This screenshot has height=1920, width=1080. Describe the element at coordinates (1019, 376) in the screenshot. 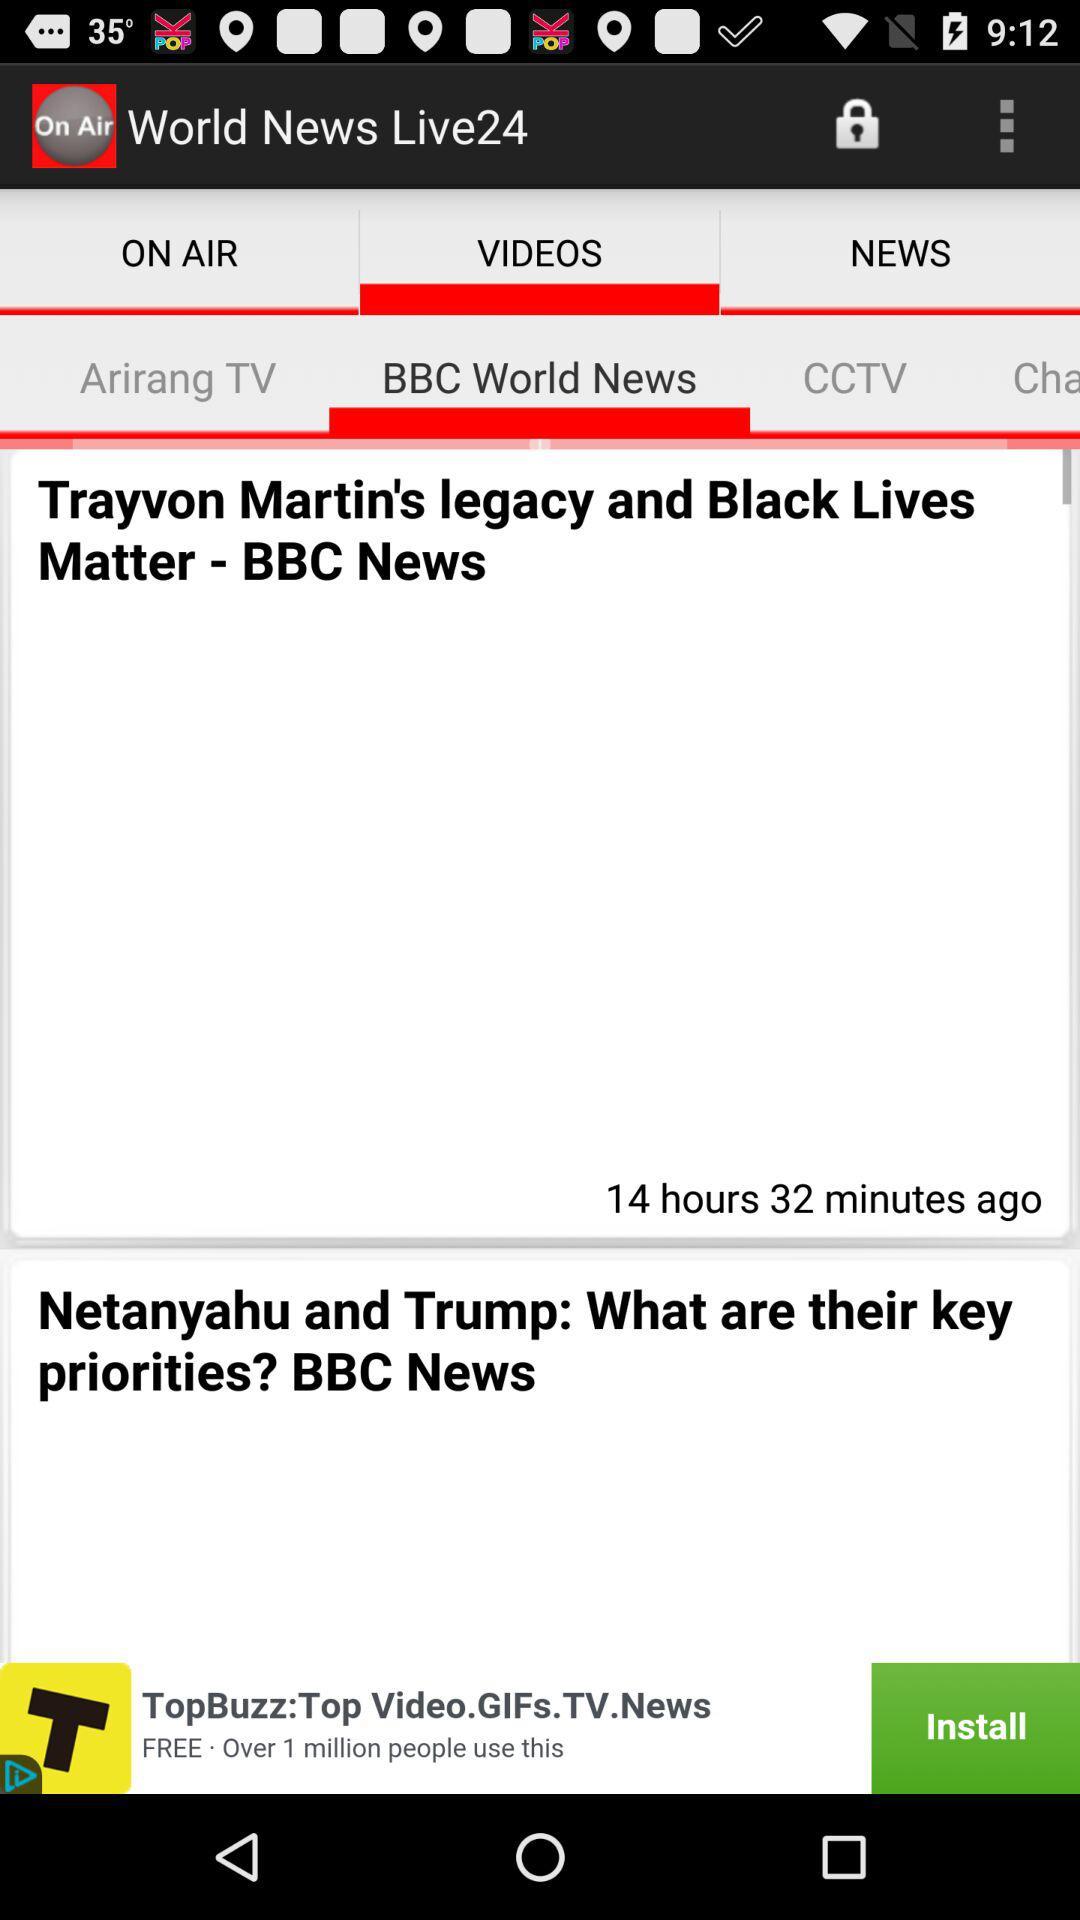

I see `icon next to      cctv      item` at that location.